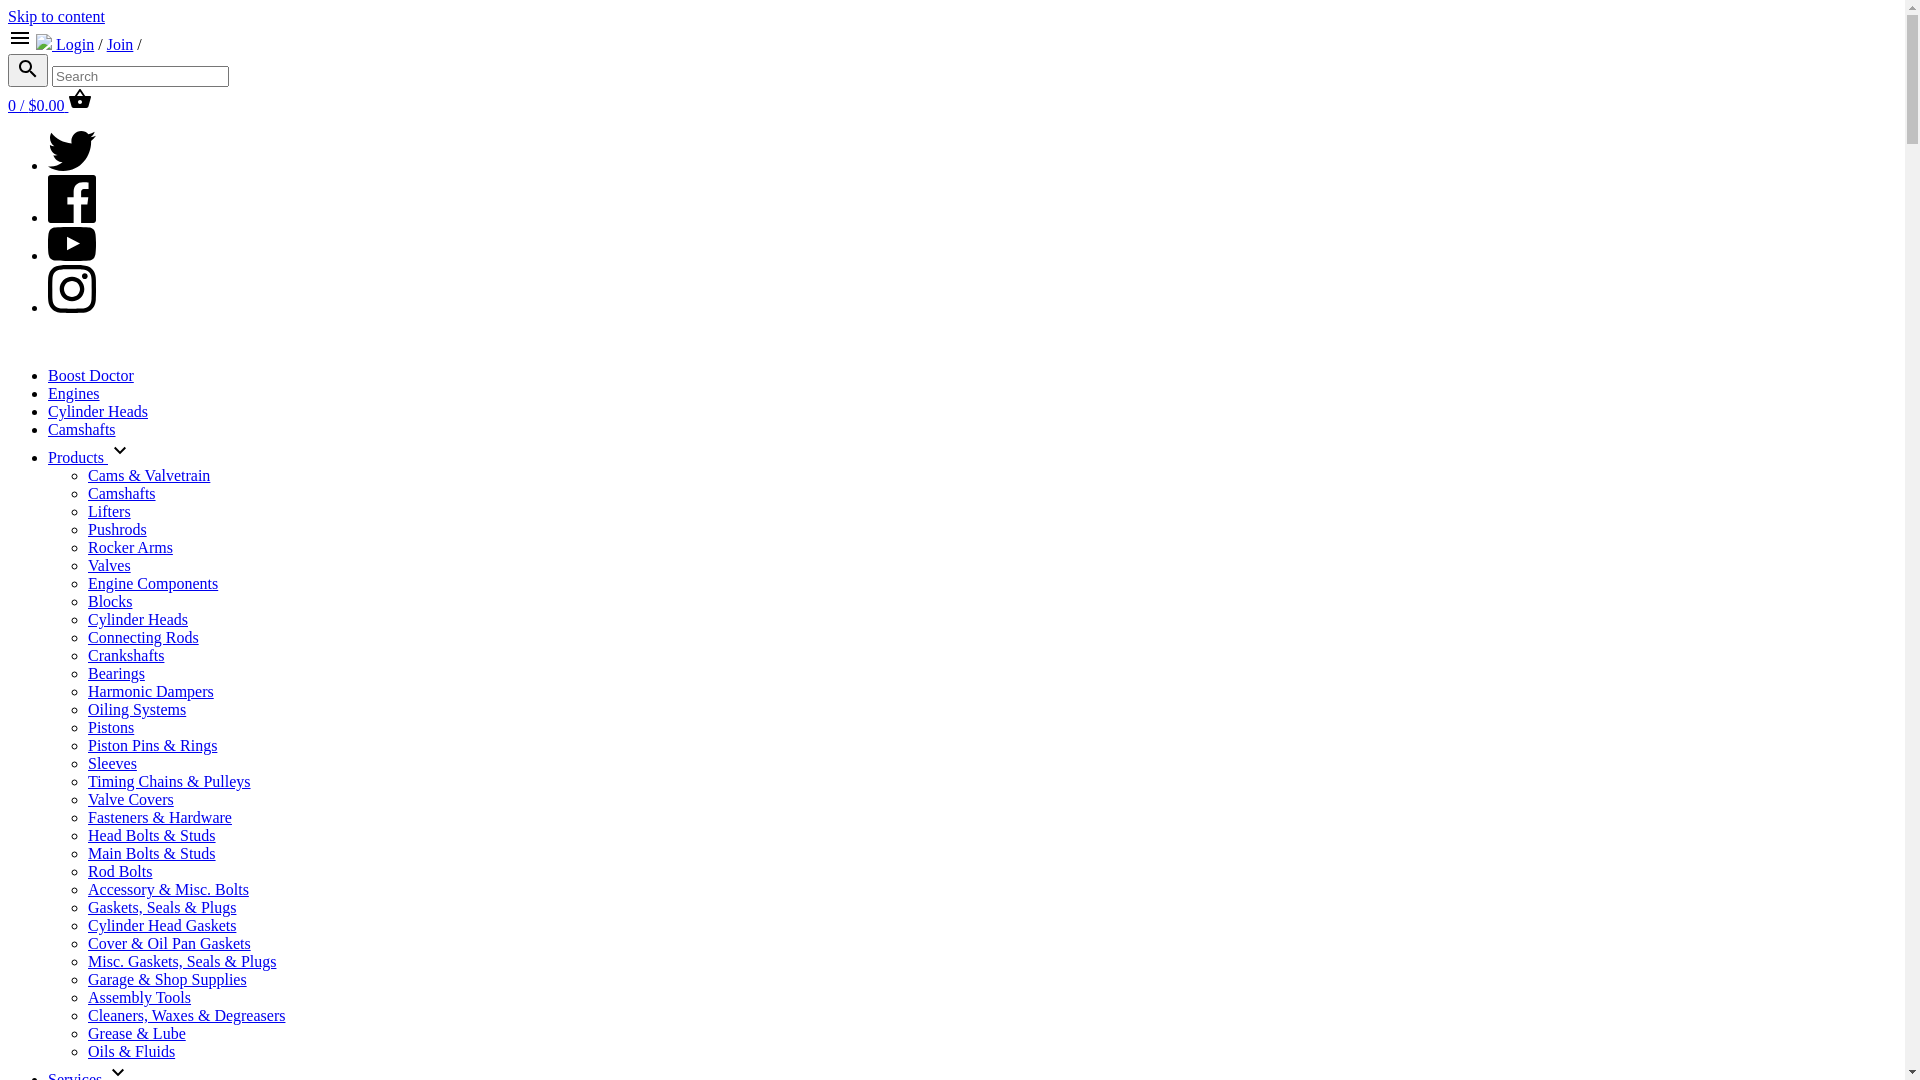 The height and width of the screenshot is (1080, 1920). Describe the element at coordinates (86, 475) in the screenshot. I see `'Cams & Valvetrain'` at that location.